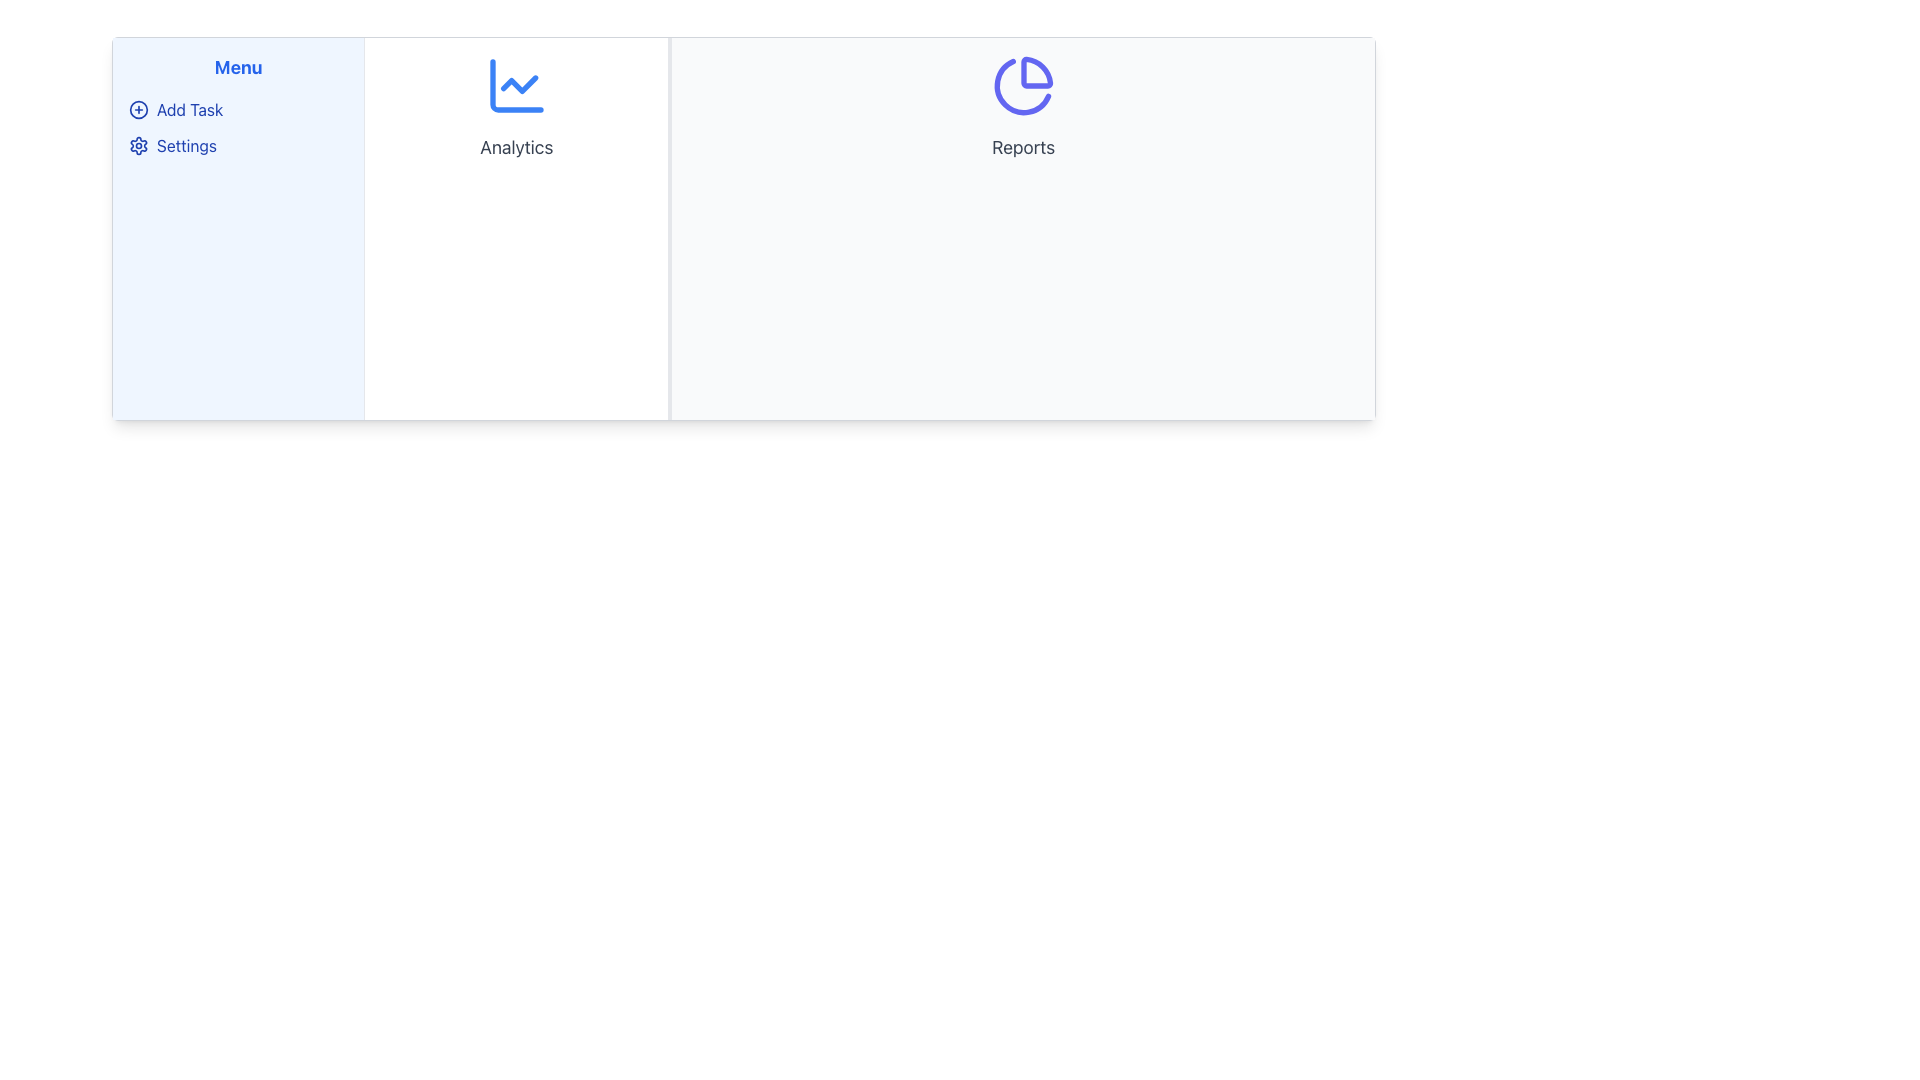  Describe the element at coordinates (516, 84) in the screenshot. I see `lower-left region of the 'Analytics' icon, which features a decorative fragment of a line chart` at that location.